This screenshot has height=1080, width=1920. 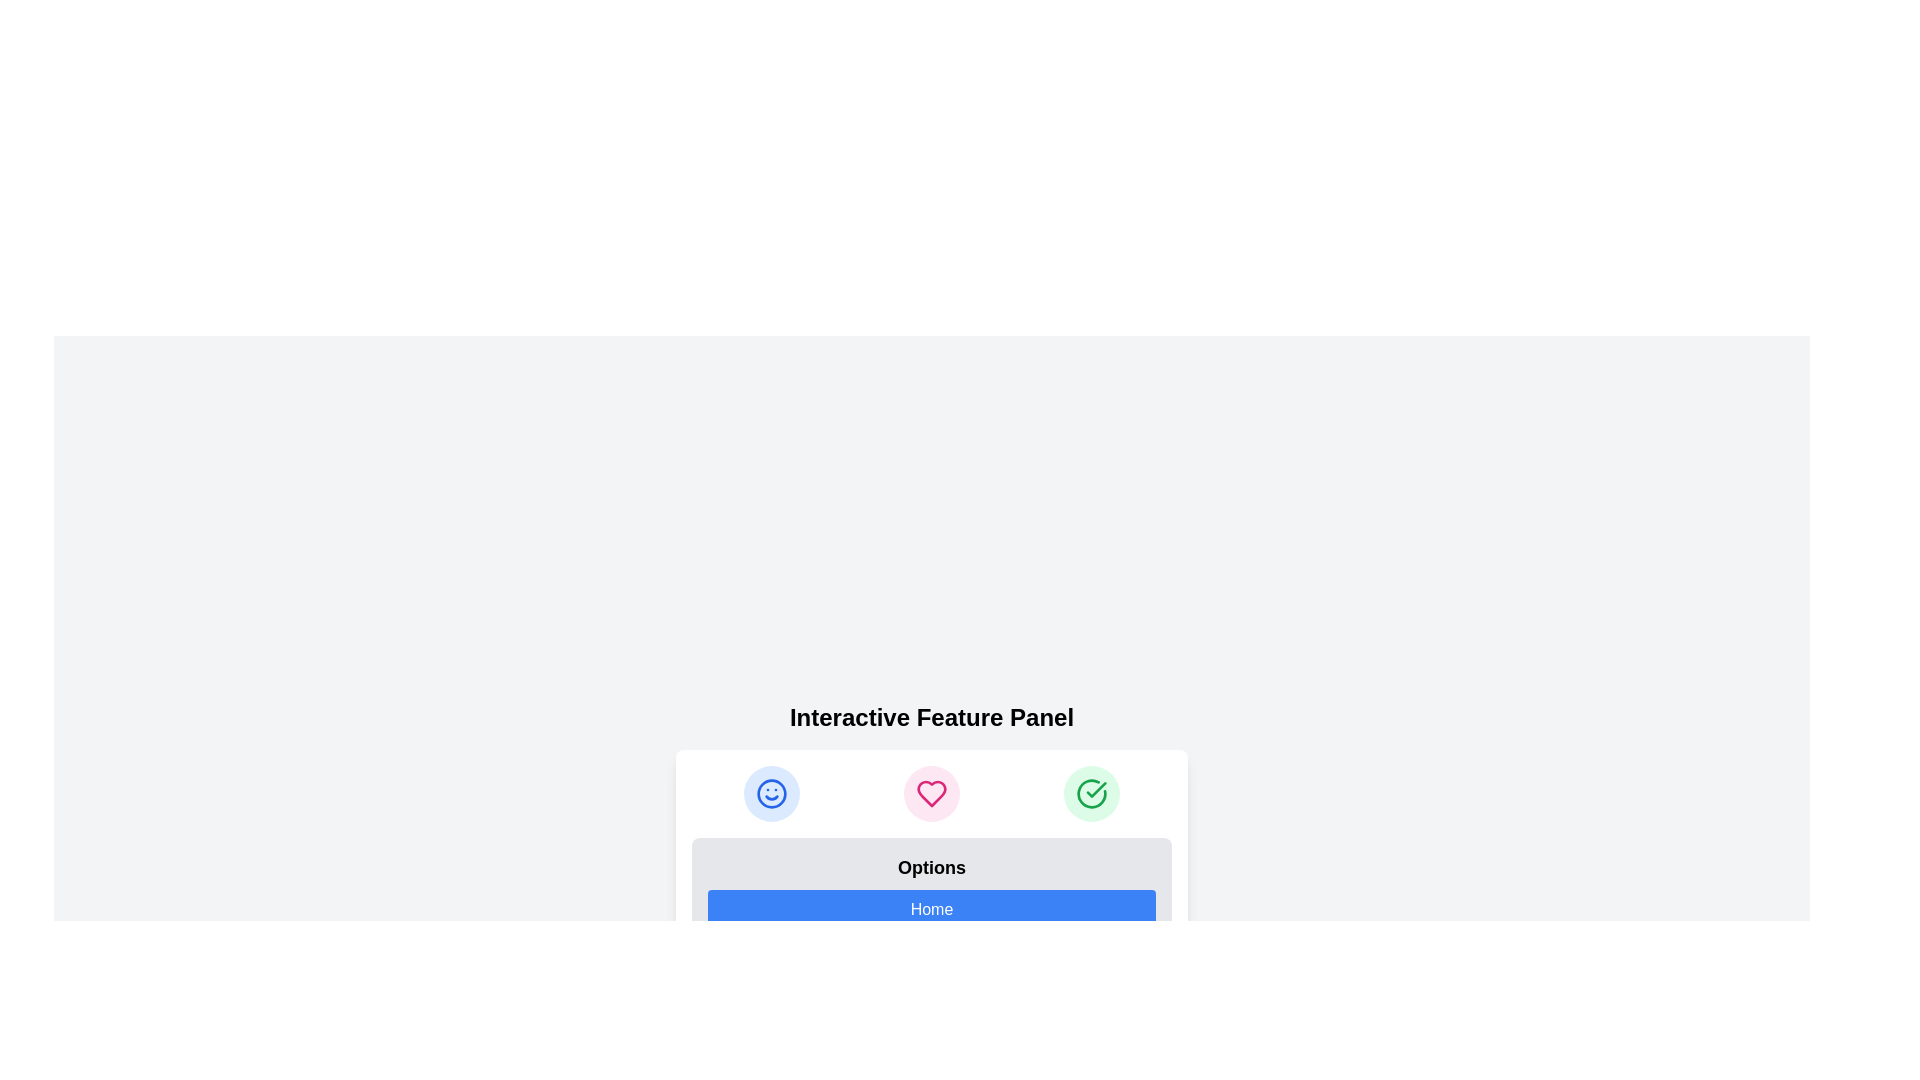 I want to click on the green checkmark icon within the SVG graphic located in the top-right corner of the Interactive Feature Panel to invoke an action or selection, so click(x=1094, y=789).